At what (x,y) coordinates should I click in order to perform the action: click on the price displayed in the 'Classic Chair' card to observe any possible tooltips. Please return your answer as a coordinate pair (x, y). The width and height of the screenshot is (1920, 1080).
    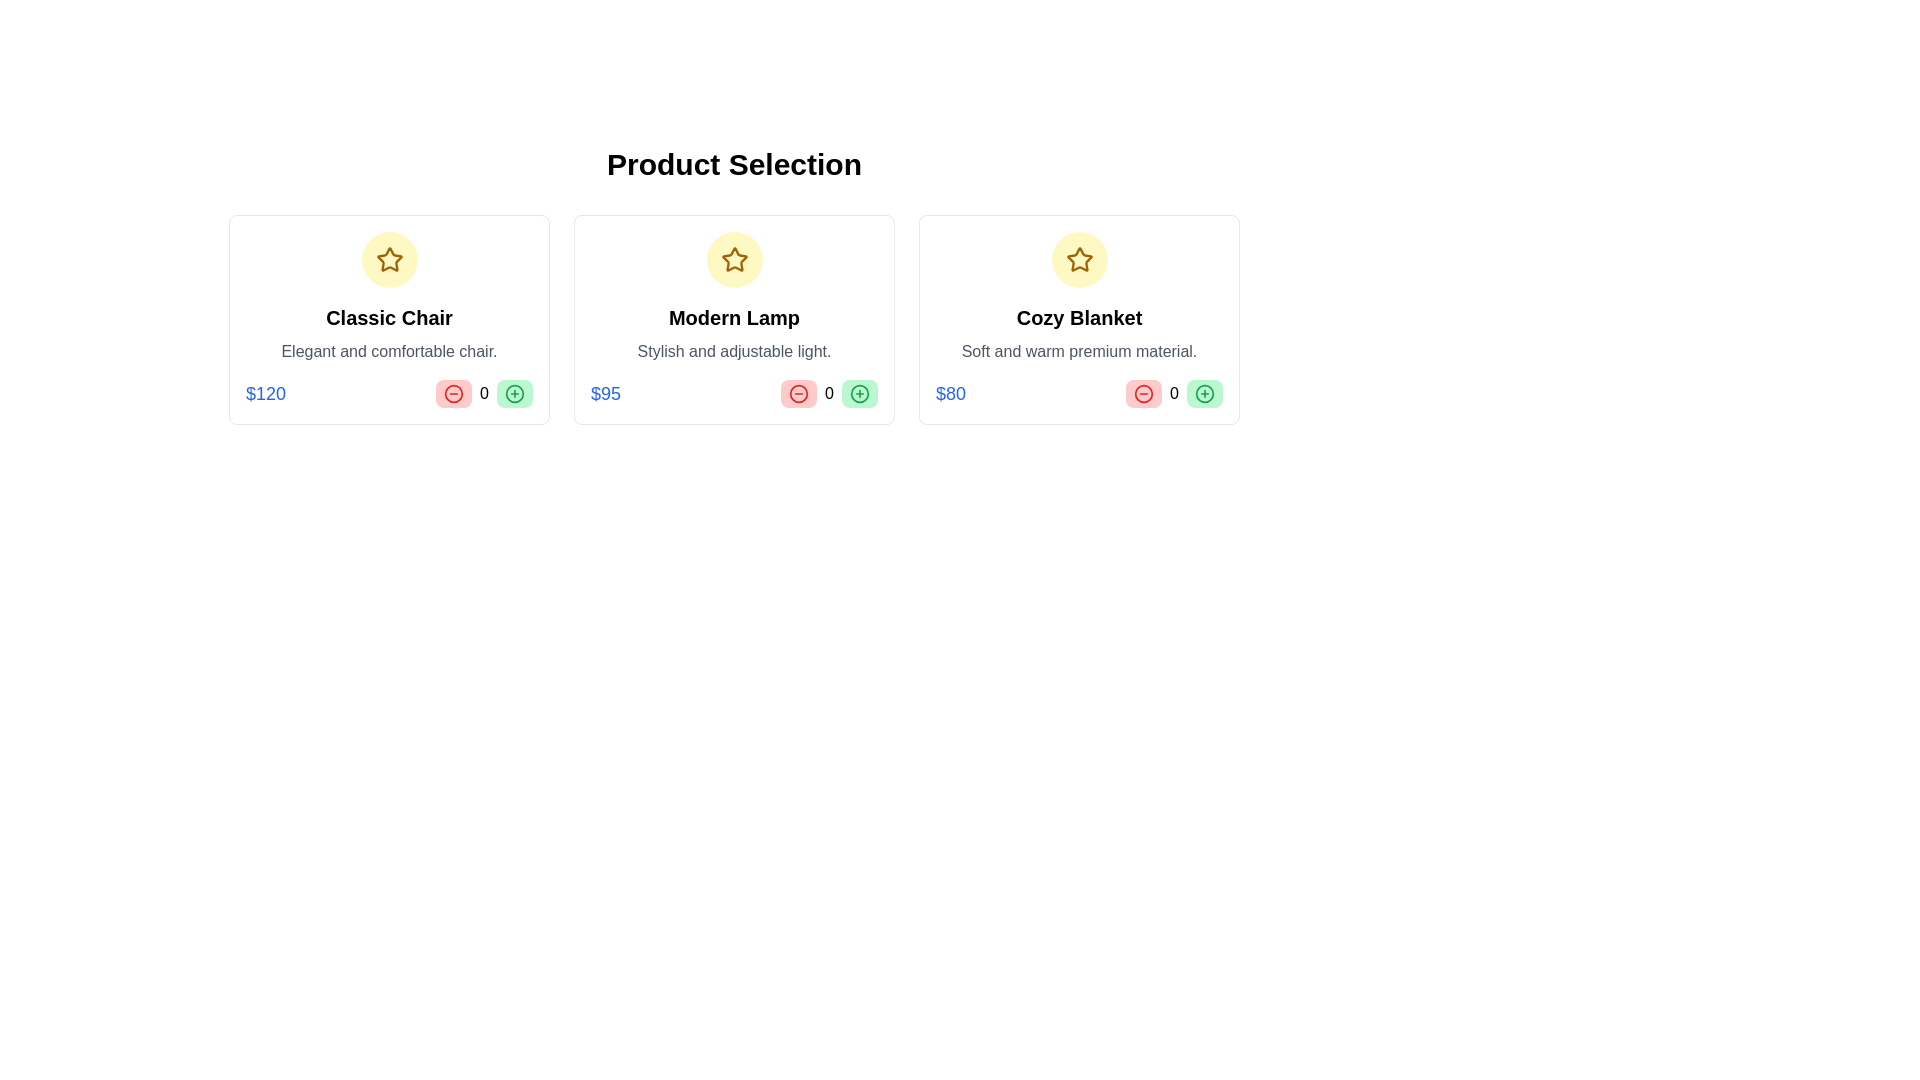
    Looking at the image, I should click on (389, 393).